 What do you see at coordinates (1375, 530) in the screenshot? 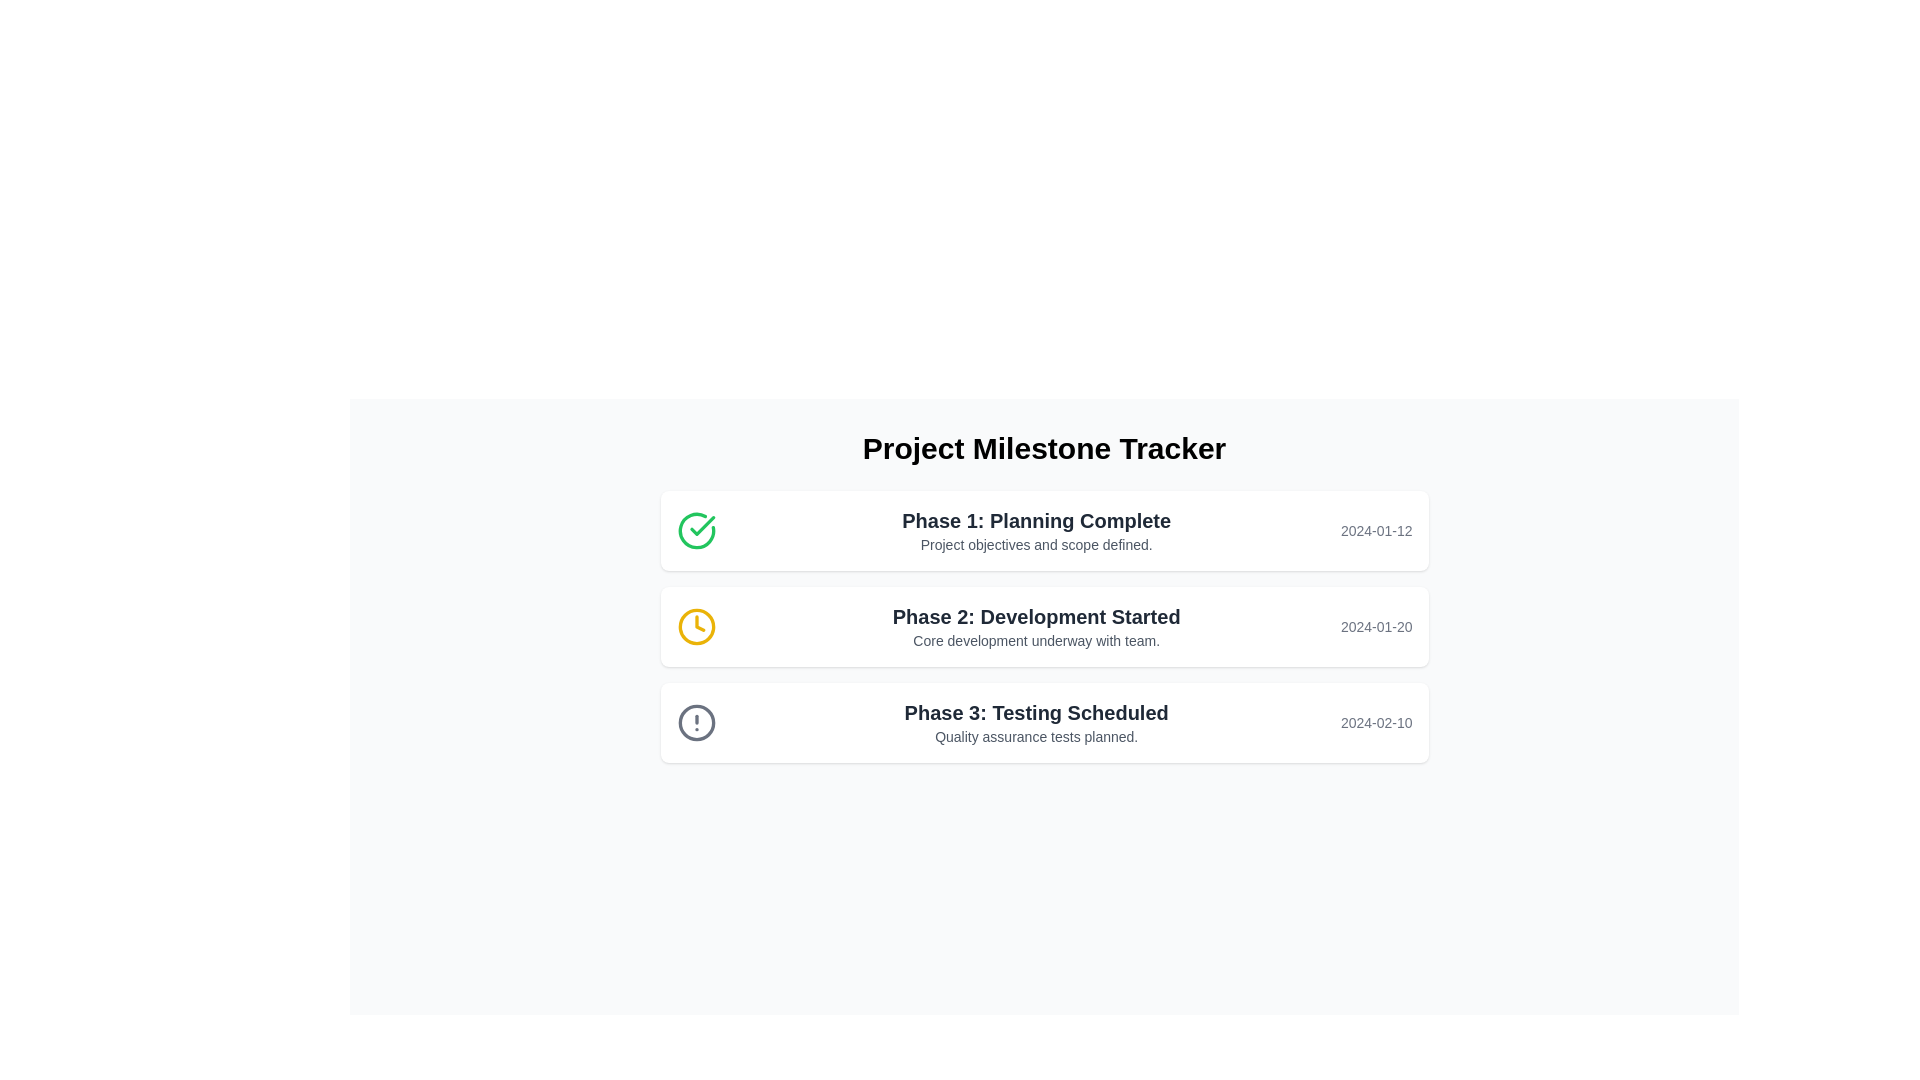
I see `the static text display that shows the date related to the milestone in the 'Phase 1: Planning Complete' box` at bounding box center [1375, 530].